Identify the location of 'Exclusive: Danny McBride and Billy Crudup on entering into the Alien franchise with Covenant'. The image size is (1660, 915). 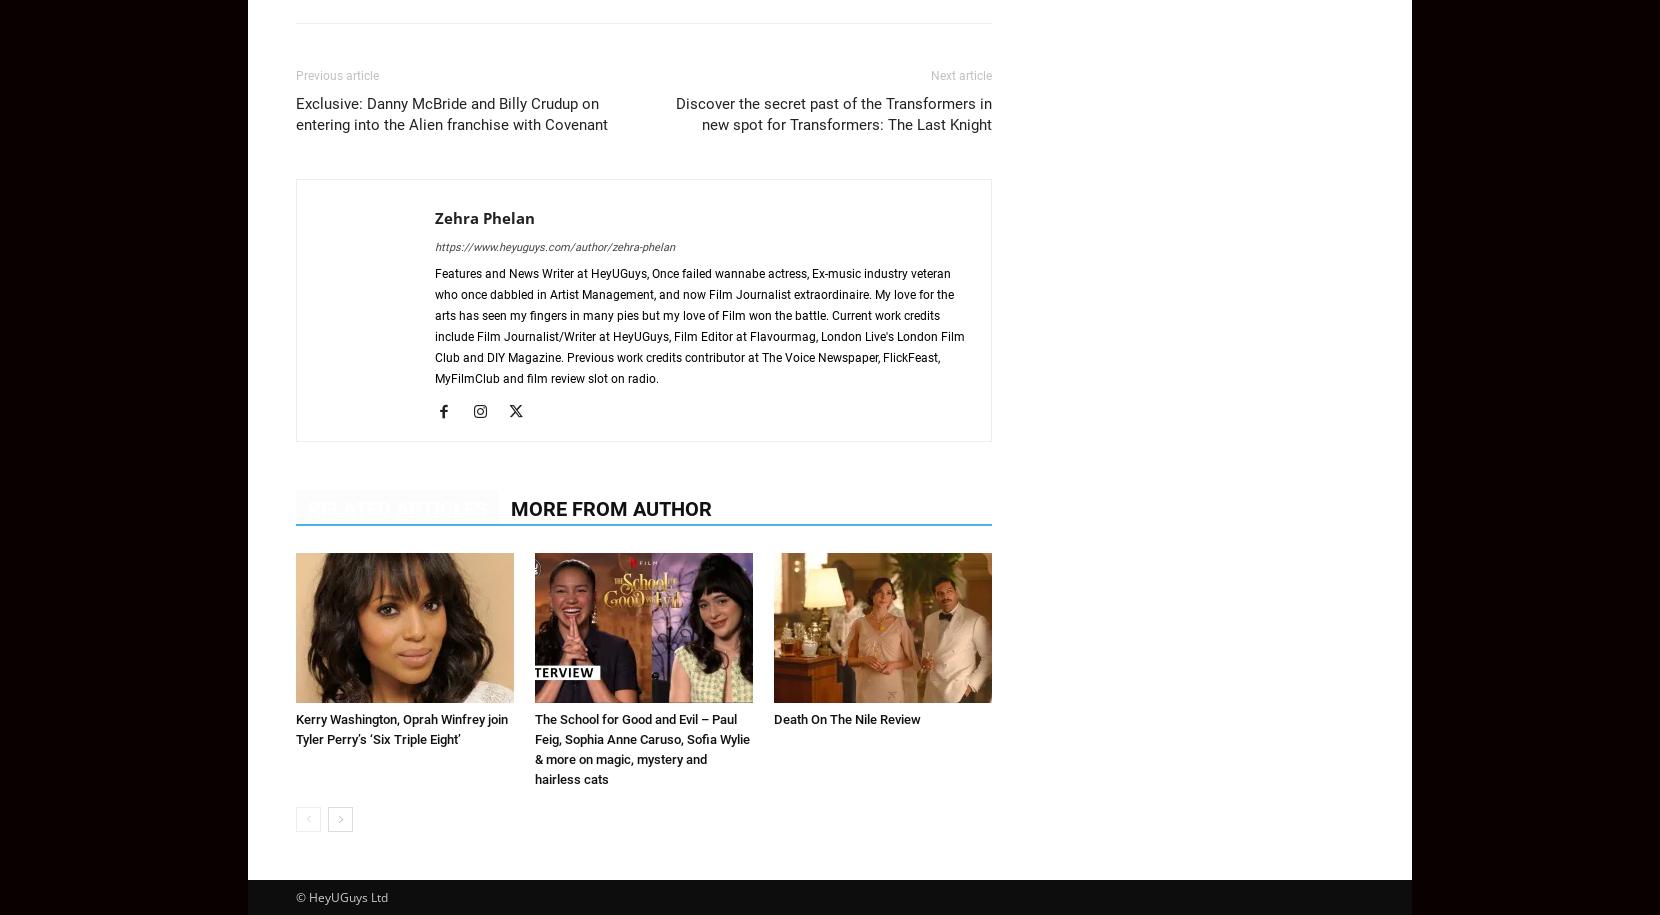
(294, 114).